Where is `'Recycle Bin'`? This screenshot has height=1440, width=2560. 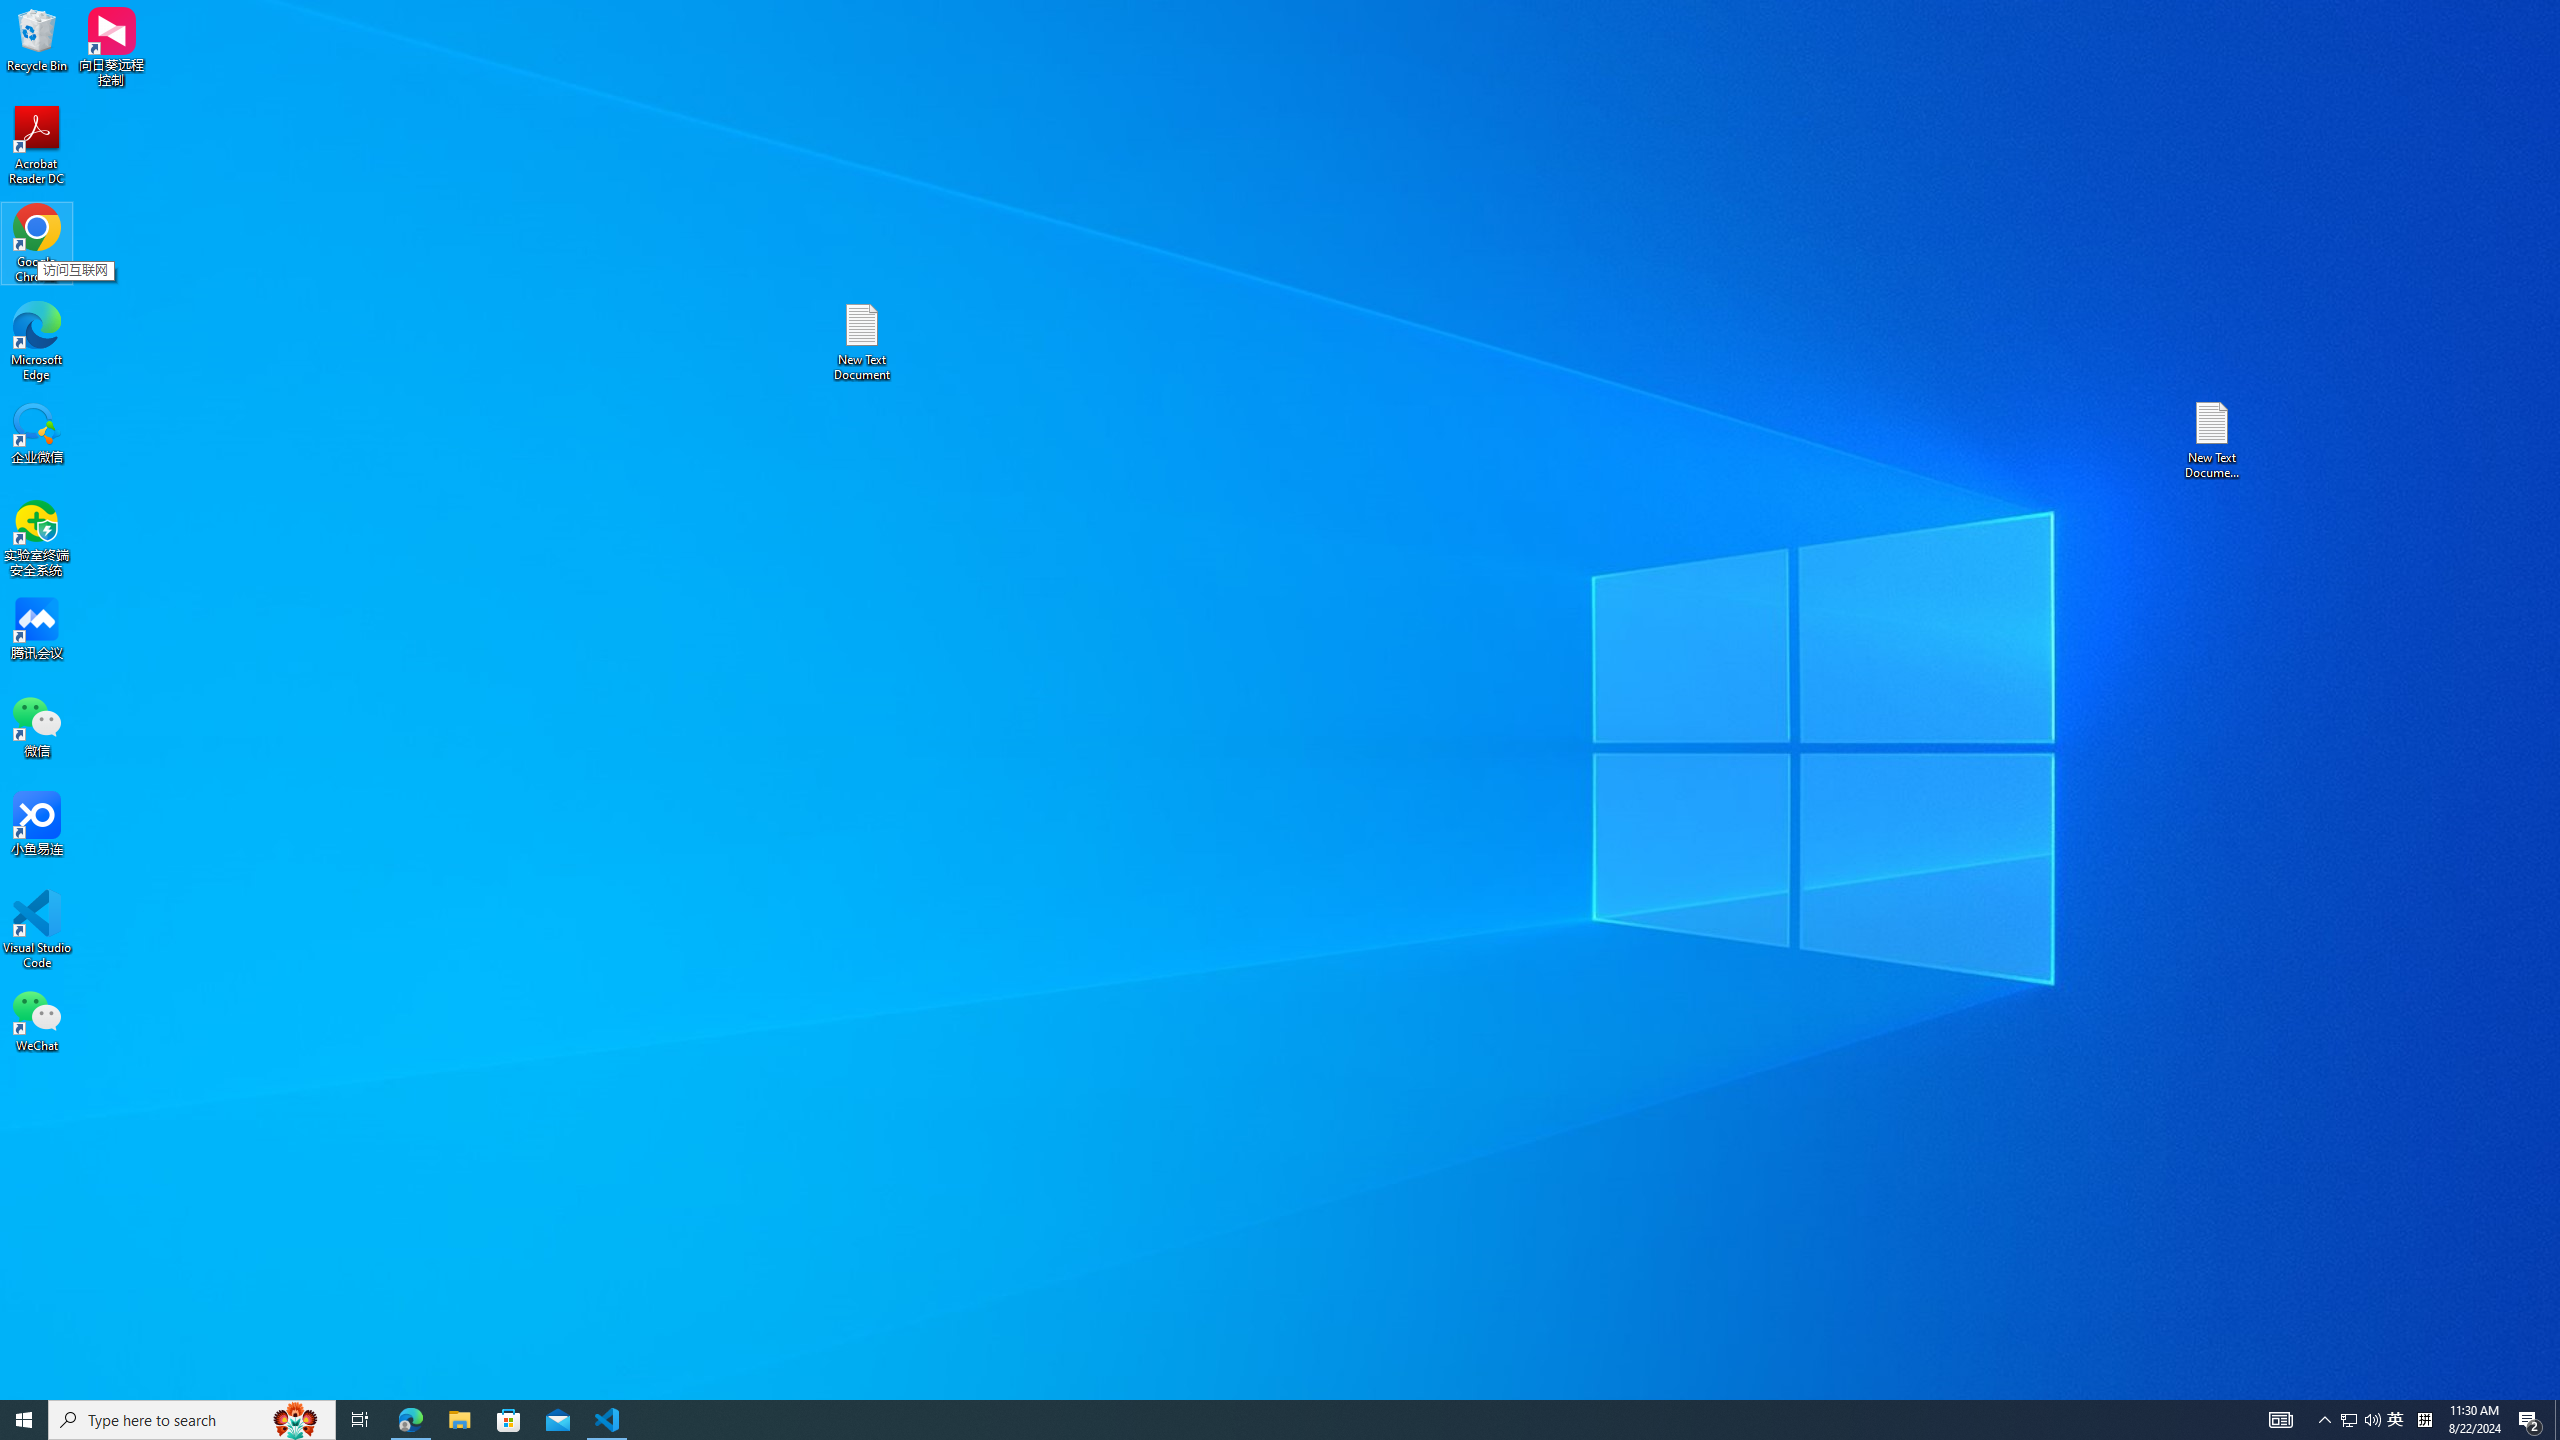 'Recycle Bin' is located at coordinates (36, 38).